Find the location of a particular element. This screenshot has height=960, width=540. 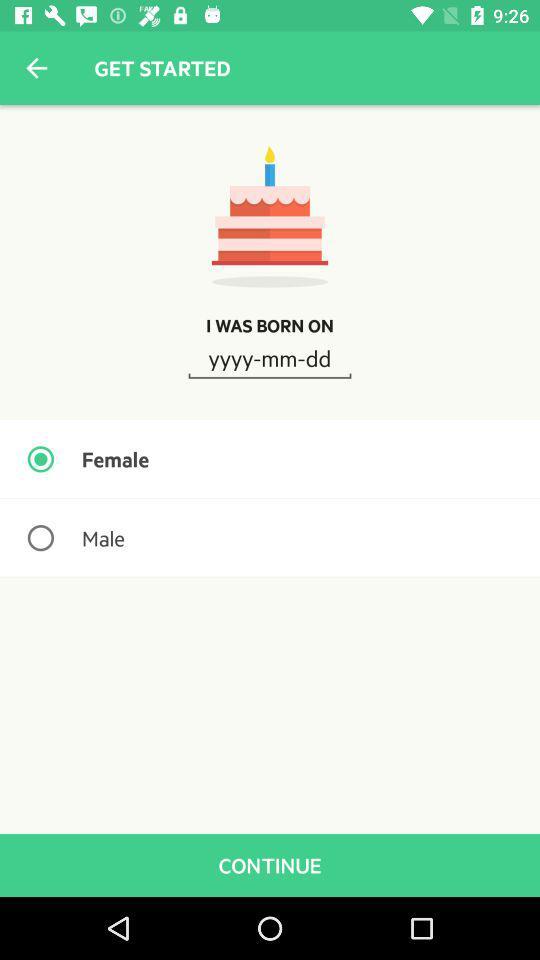

the icon to the left of the get started icon is located at coordinates (36, 68).